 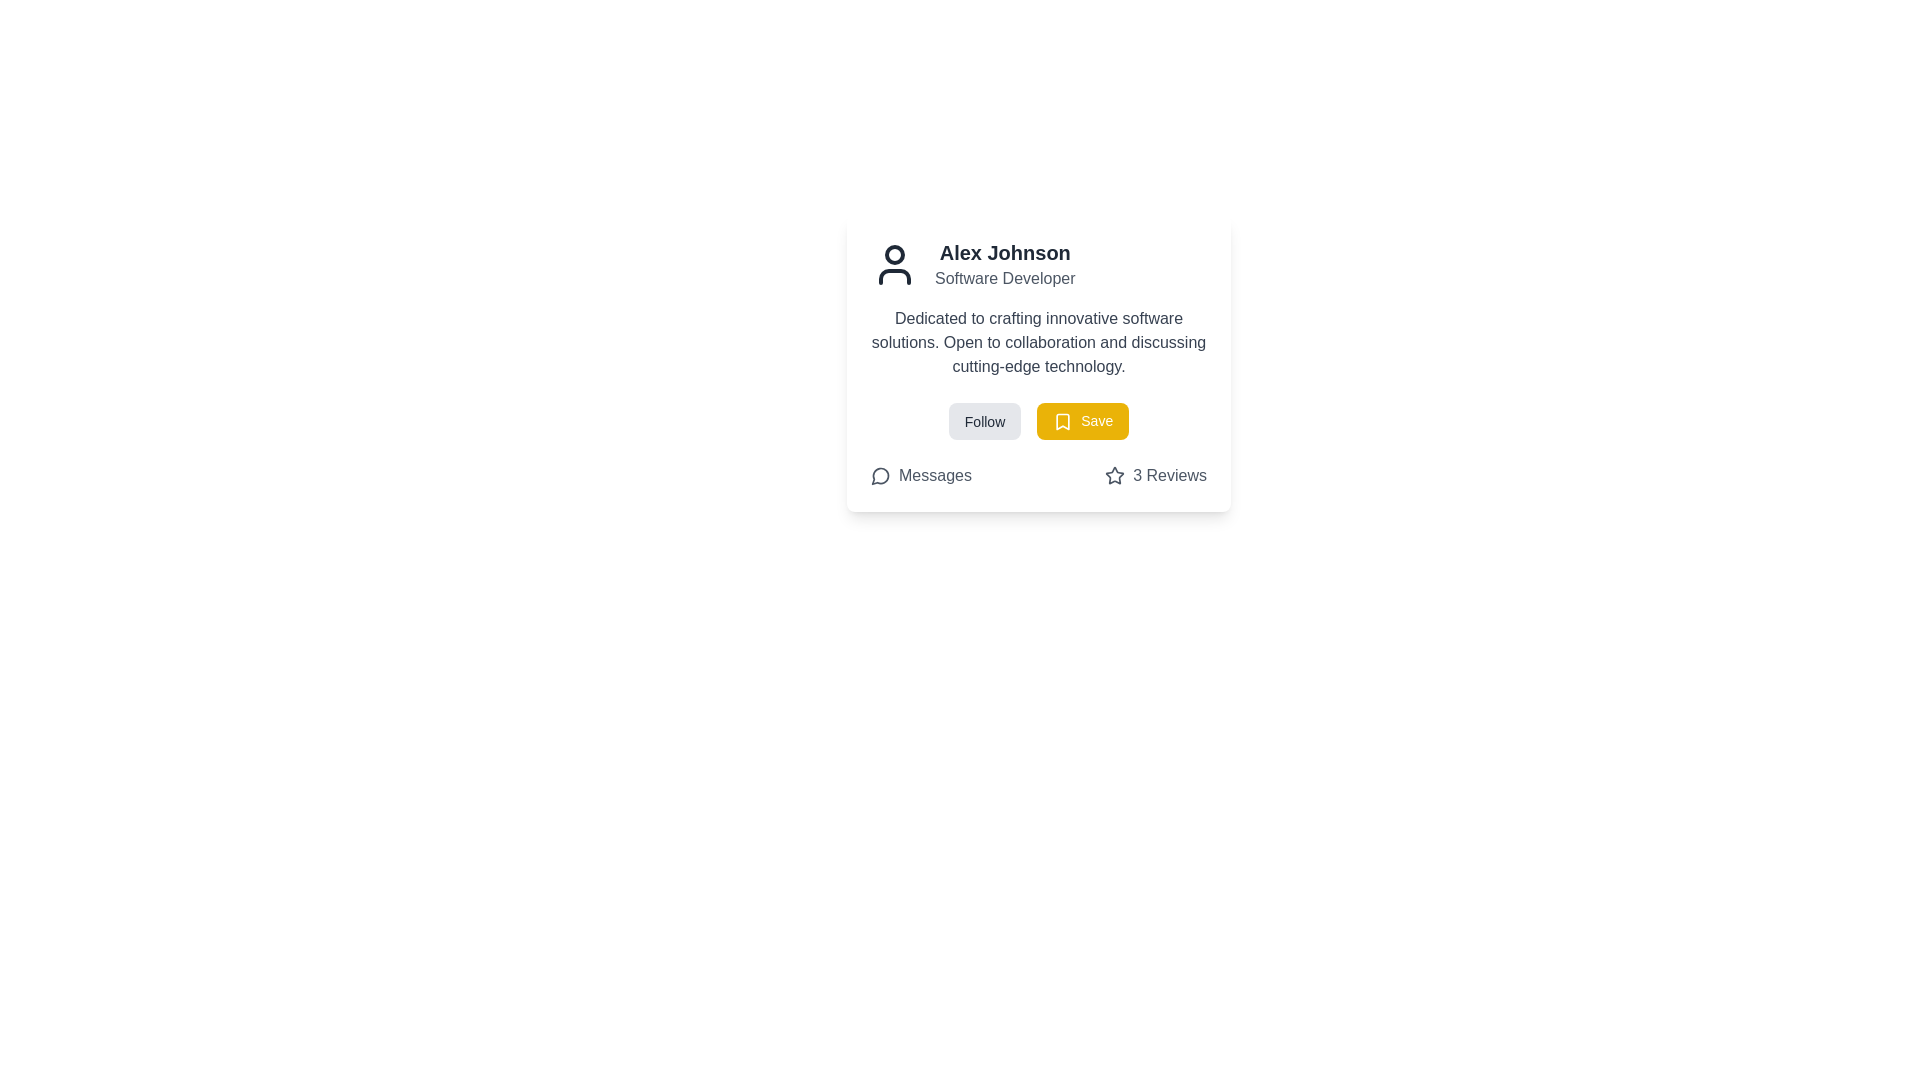 I want to click on the text label displaying the name 'Alex Johnson' for accessibility tools, located at the top of the profile card, so click(x=1005, y=252).